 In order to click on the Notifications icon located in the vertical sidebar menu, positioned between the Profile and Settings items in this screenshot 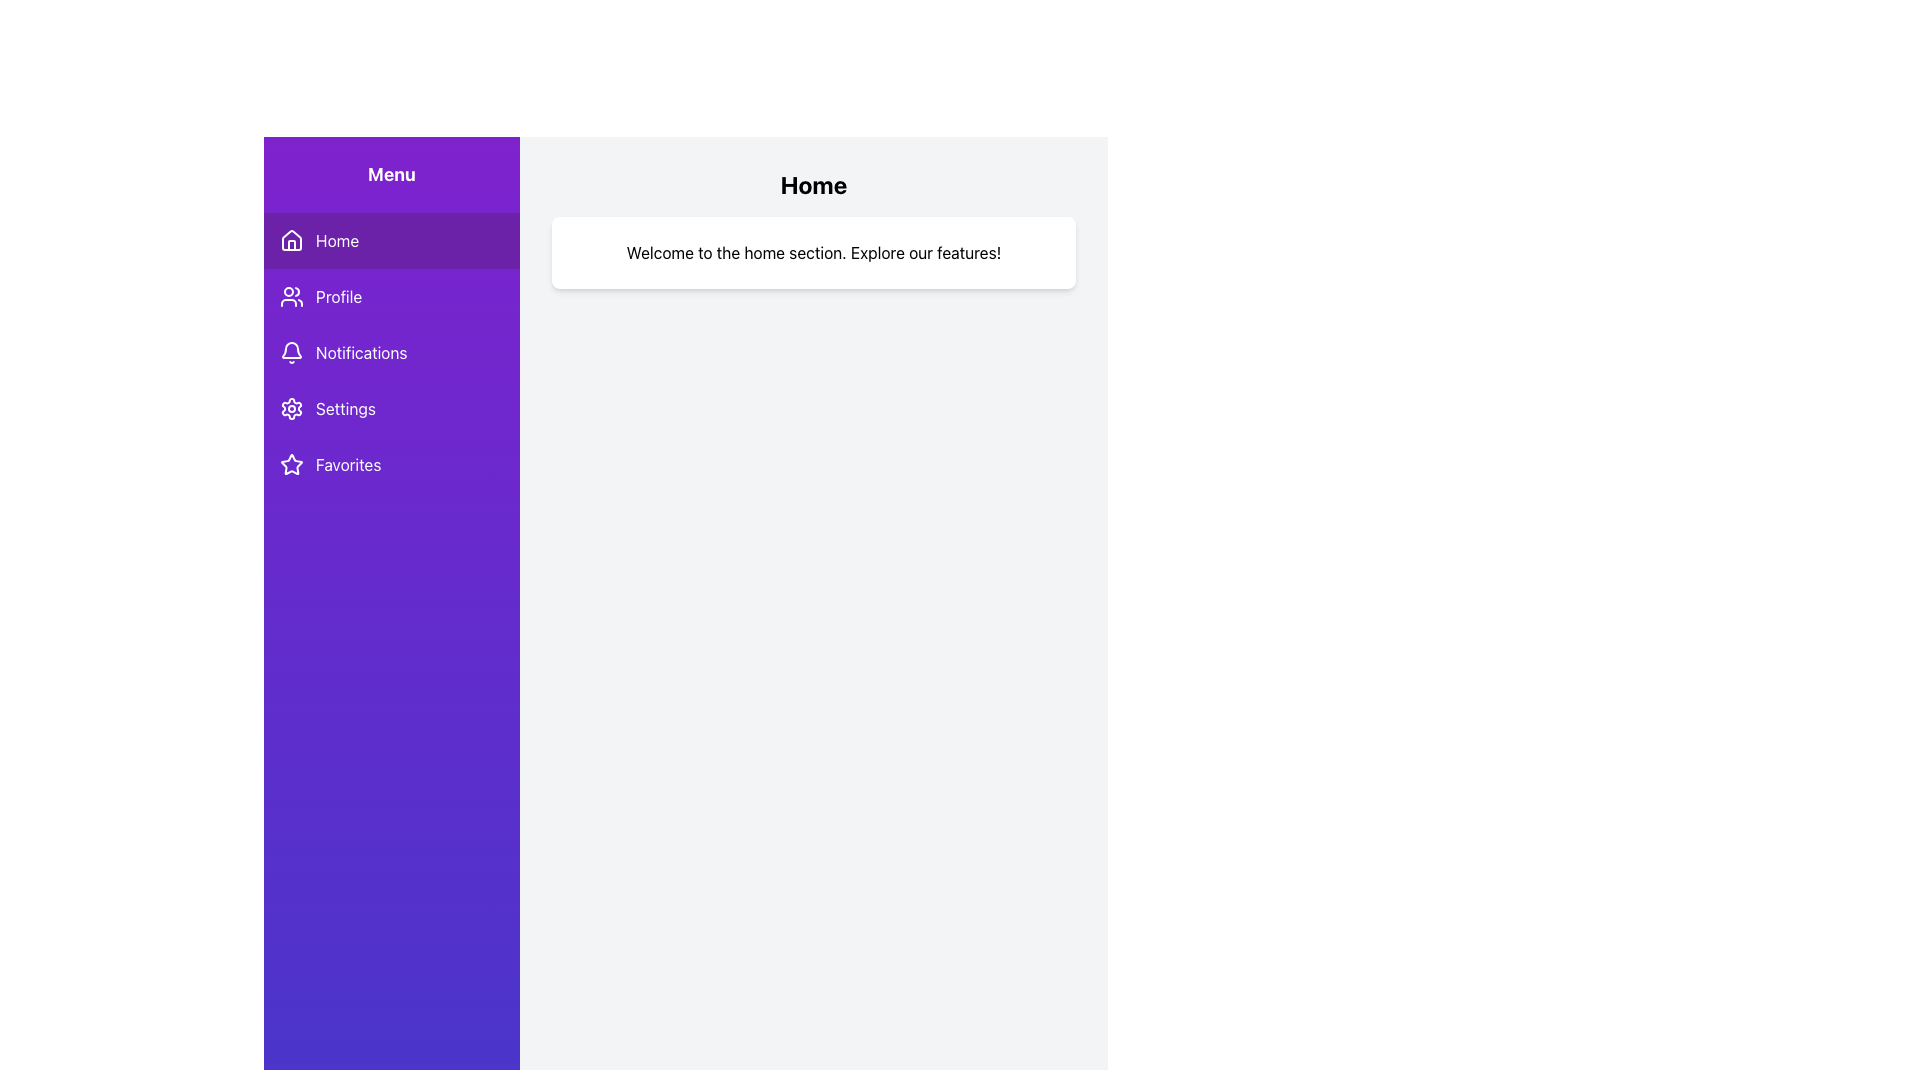, I will do `click(291, 352)`.